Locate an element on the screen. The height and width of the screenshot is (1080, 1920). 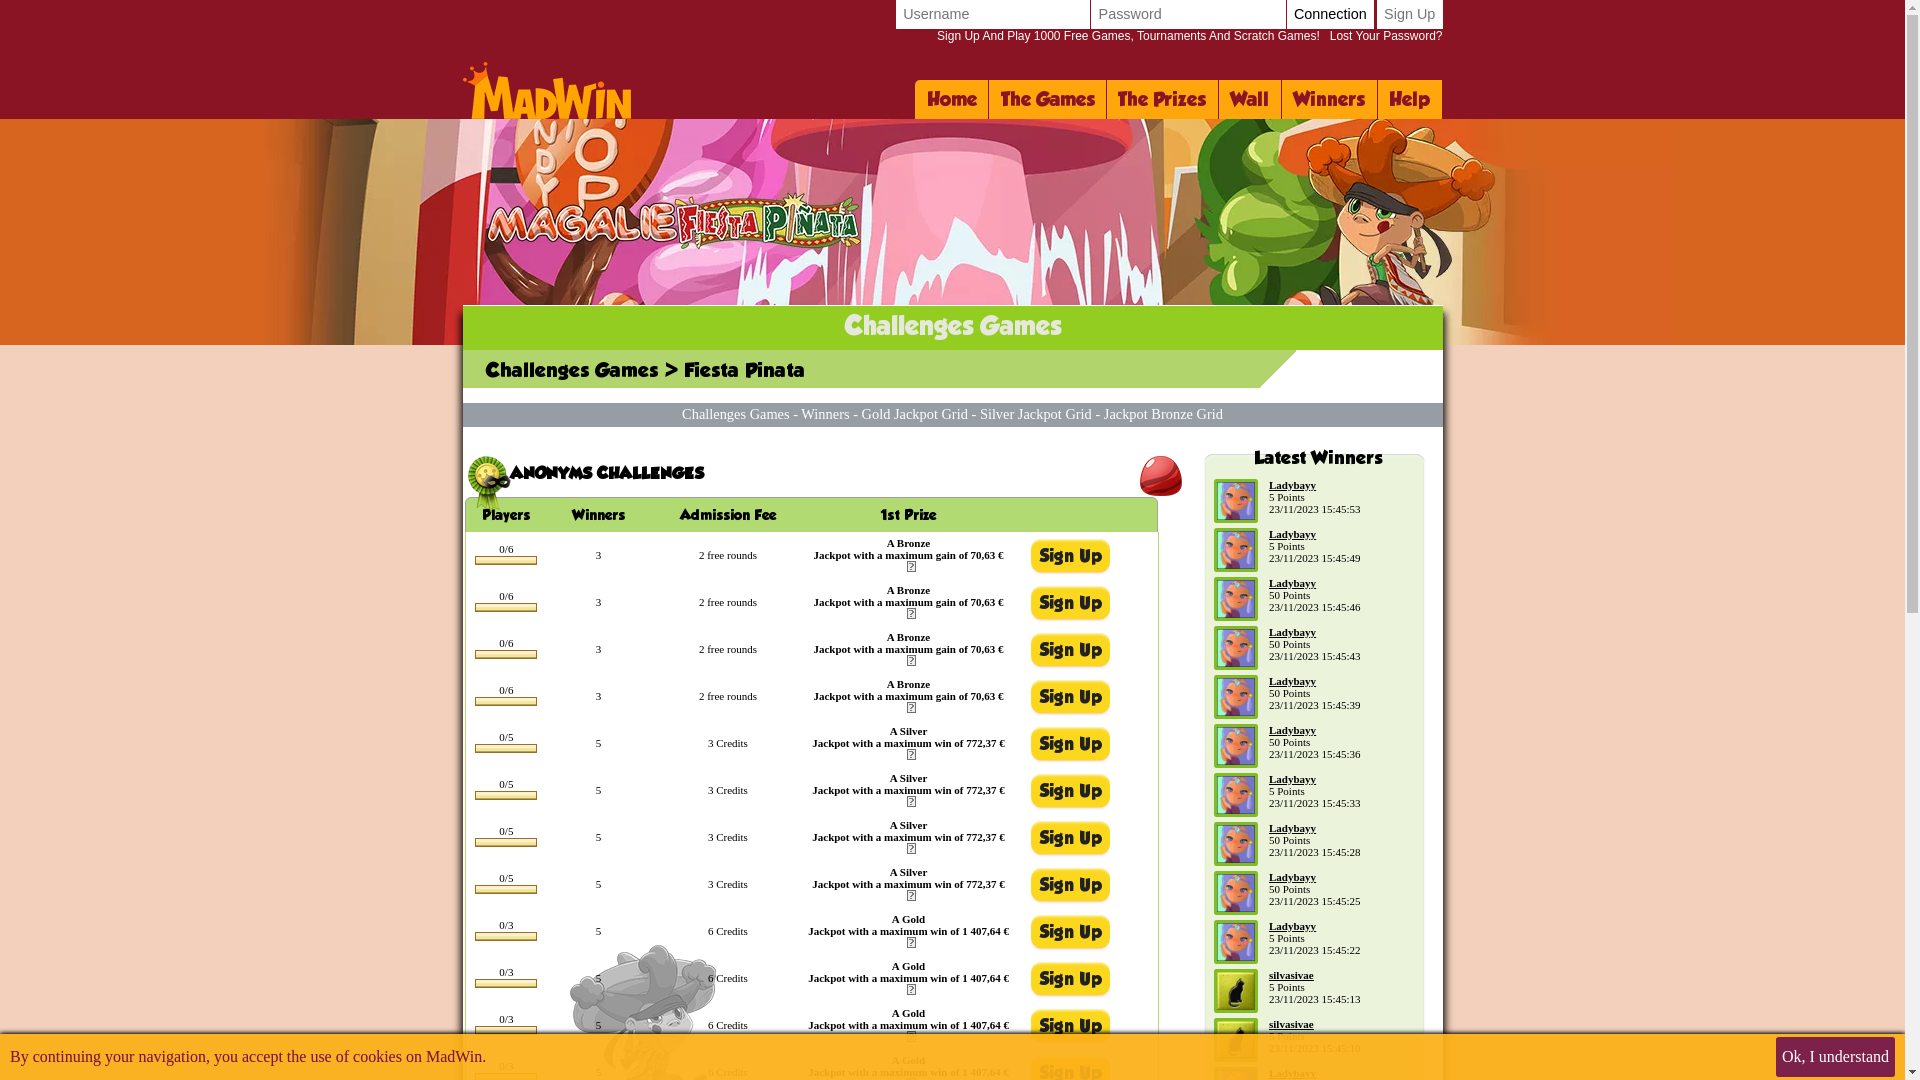
'Ladybayy' is located at coordinates (1267, 532).